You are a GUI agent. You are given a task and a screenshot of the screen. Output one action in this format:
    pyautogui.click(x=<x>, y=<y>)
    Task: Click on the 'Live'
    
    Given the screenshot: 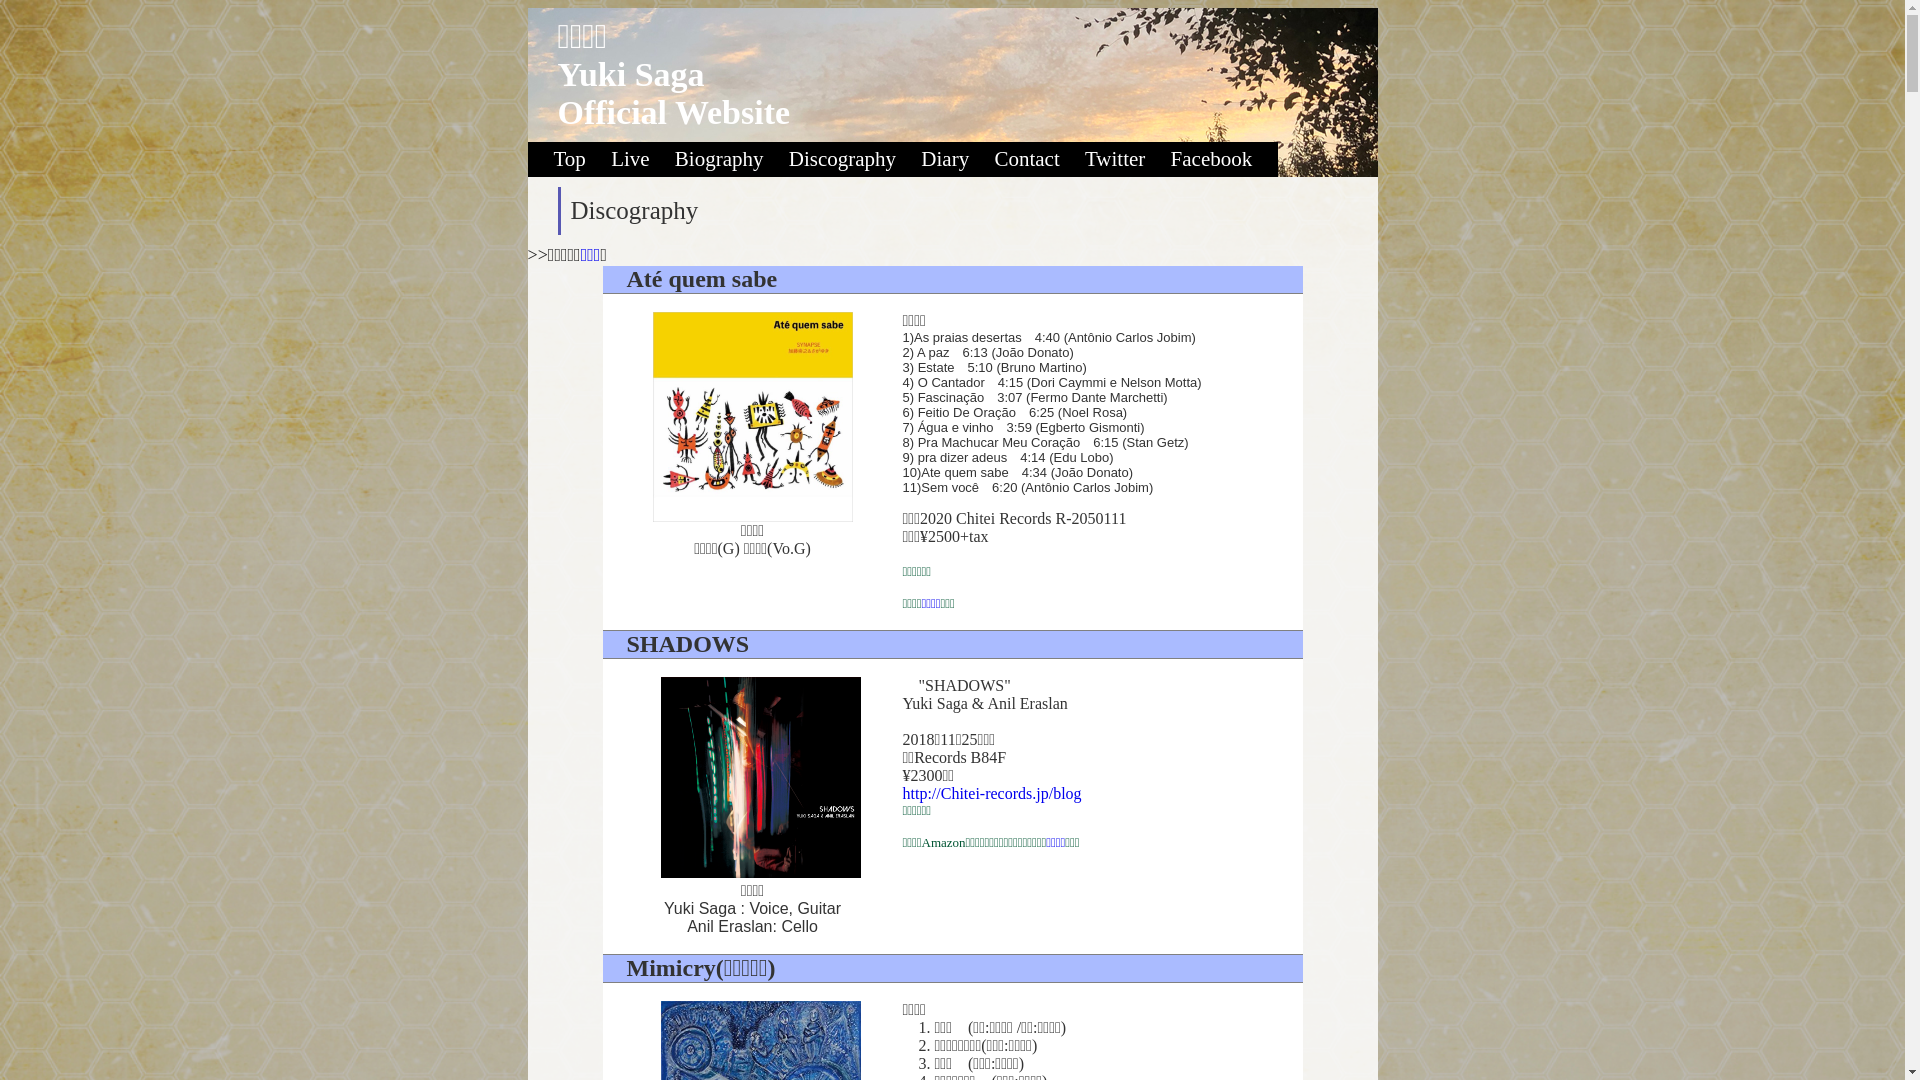 What is the action you would take?
    pyautogui.click(x=640, y=157)
    